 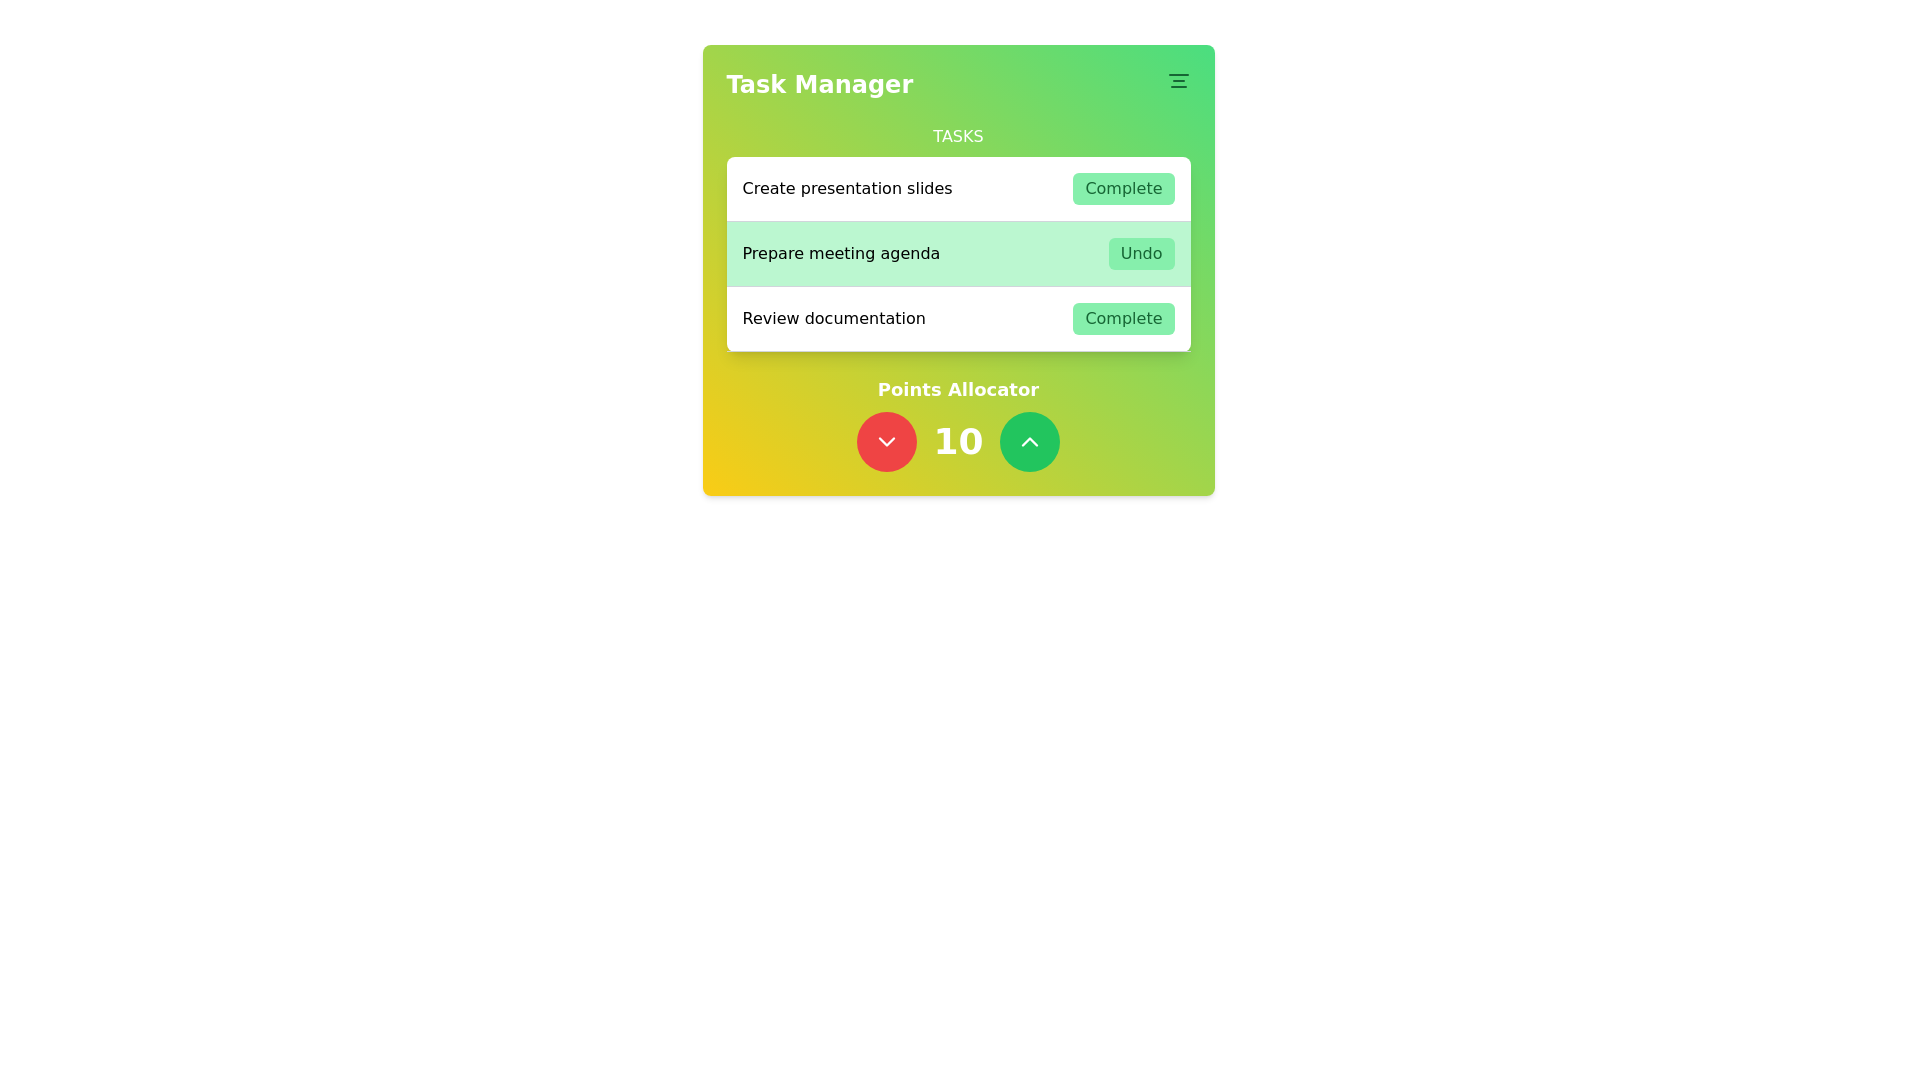 I want to click on the 'Undo' button, so click(x=1141, y=253).